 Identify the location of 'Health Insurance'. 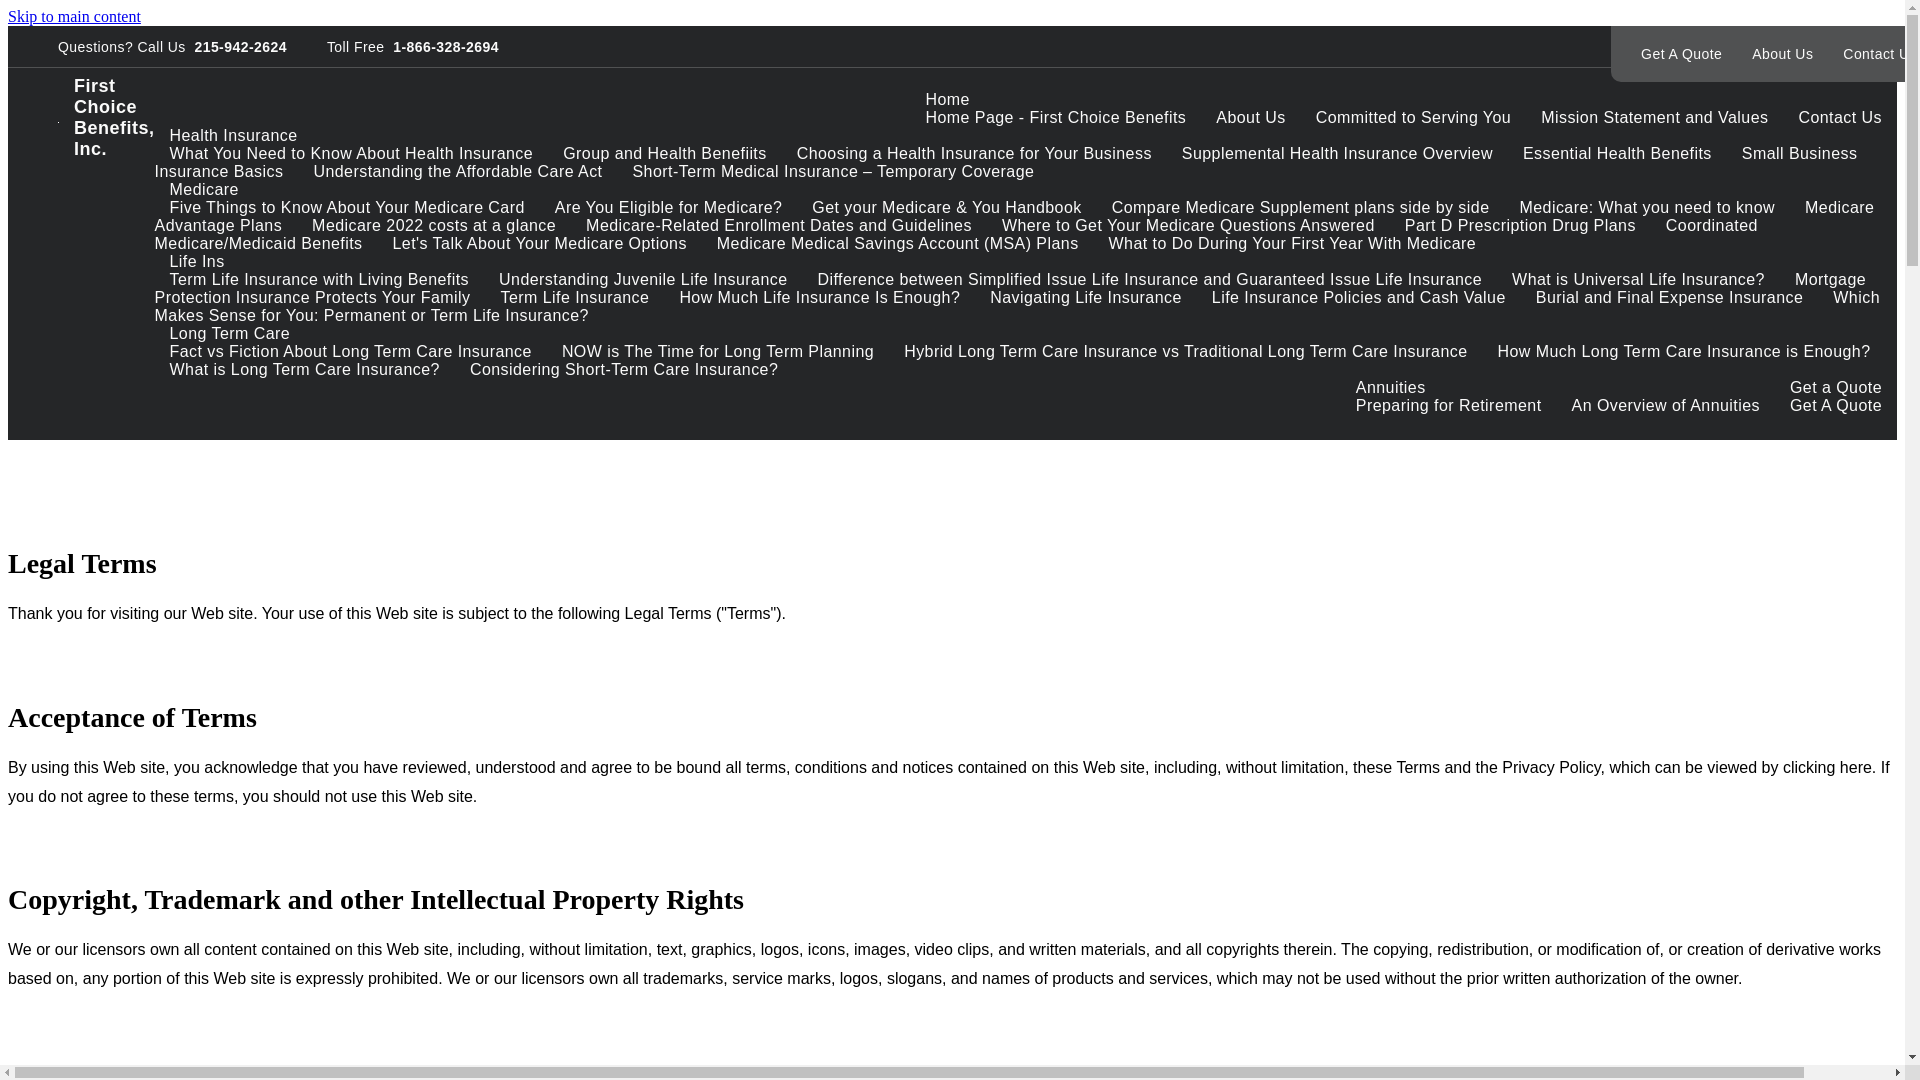
(153, 135).